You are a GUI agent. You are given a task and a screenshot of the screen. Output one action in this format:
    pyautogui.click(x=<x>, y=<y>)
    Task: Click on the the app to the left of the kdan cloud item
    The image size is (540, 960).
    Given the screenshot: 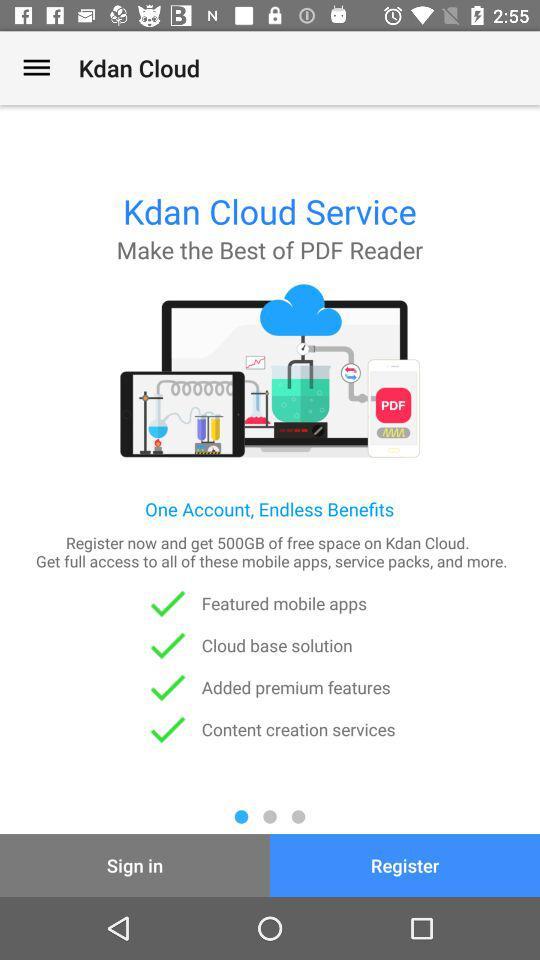 What is the action you would take?
    pyautogui.click(x=36, y=68)
    